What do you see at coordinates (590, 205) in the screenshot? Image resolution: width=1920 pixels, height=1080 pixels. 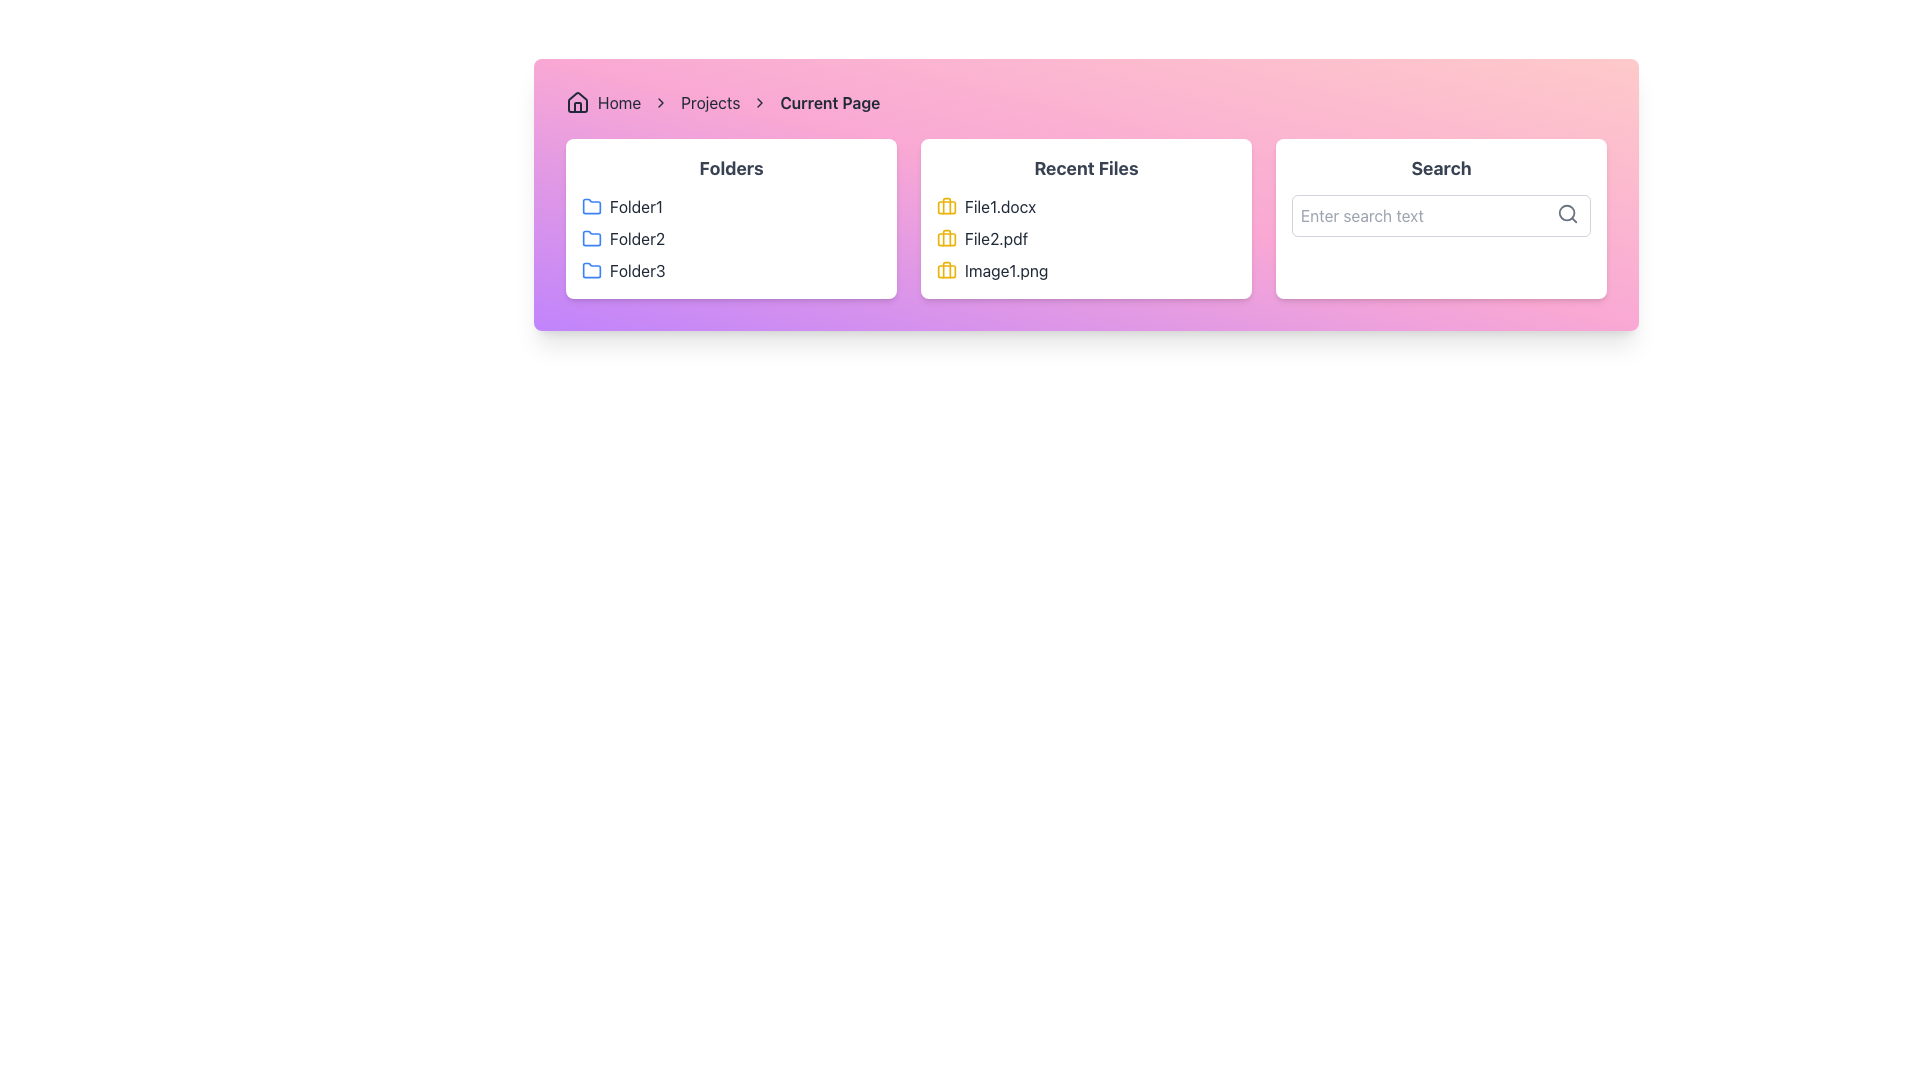 I see `the folder icon with a blue outline next to the text label 'Folder1'` at bounding box center [590, 205].